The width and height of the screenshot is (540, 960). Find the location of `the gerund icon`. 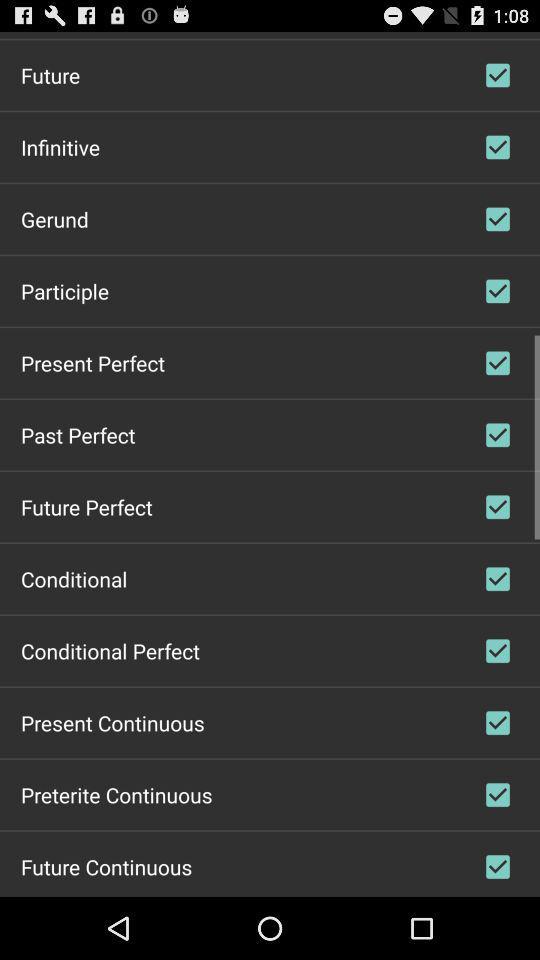

the gerund icon is located at coordinates (54, 218).